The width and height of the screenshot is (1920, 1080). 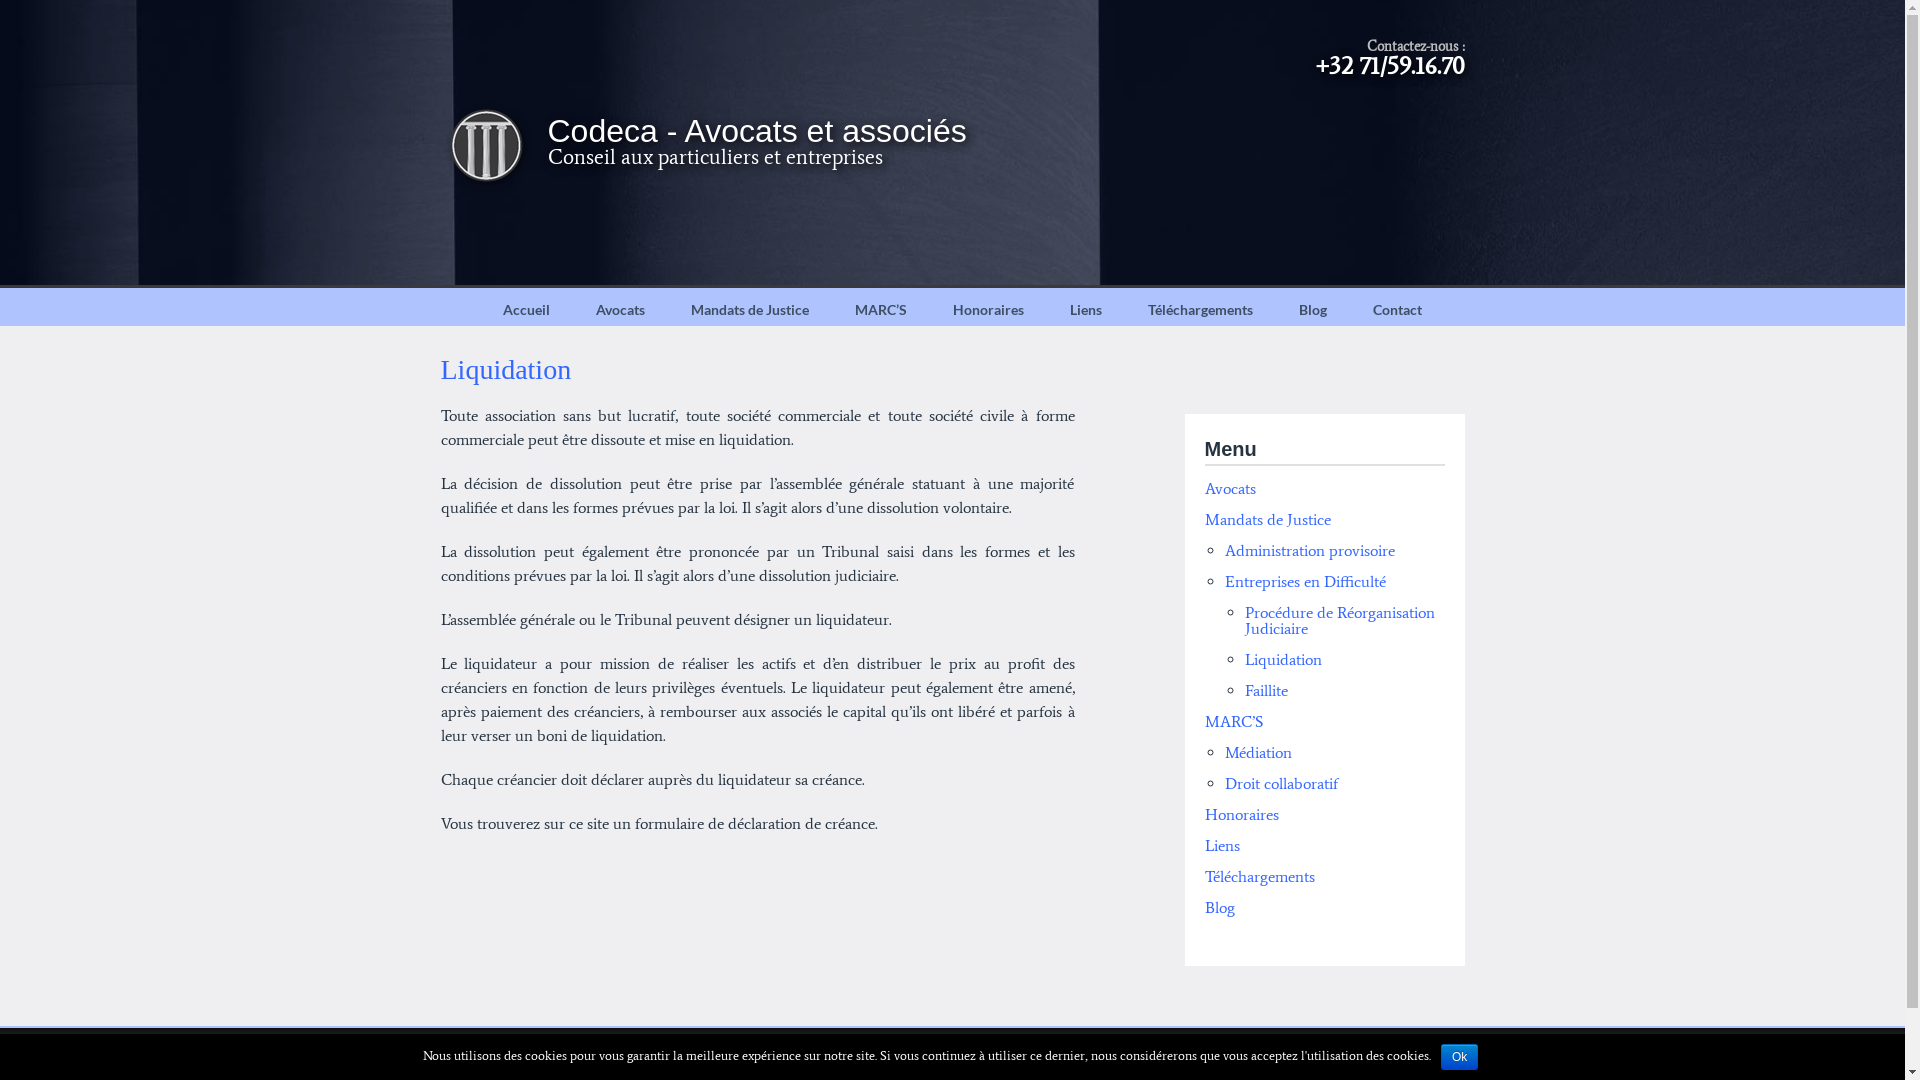 I want to click on 'Administration provisoire', so click(x=1309, y=550).